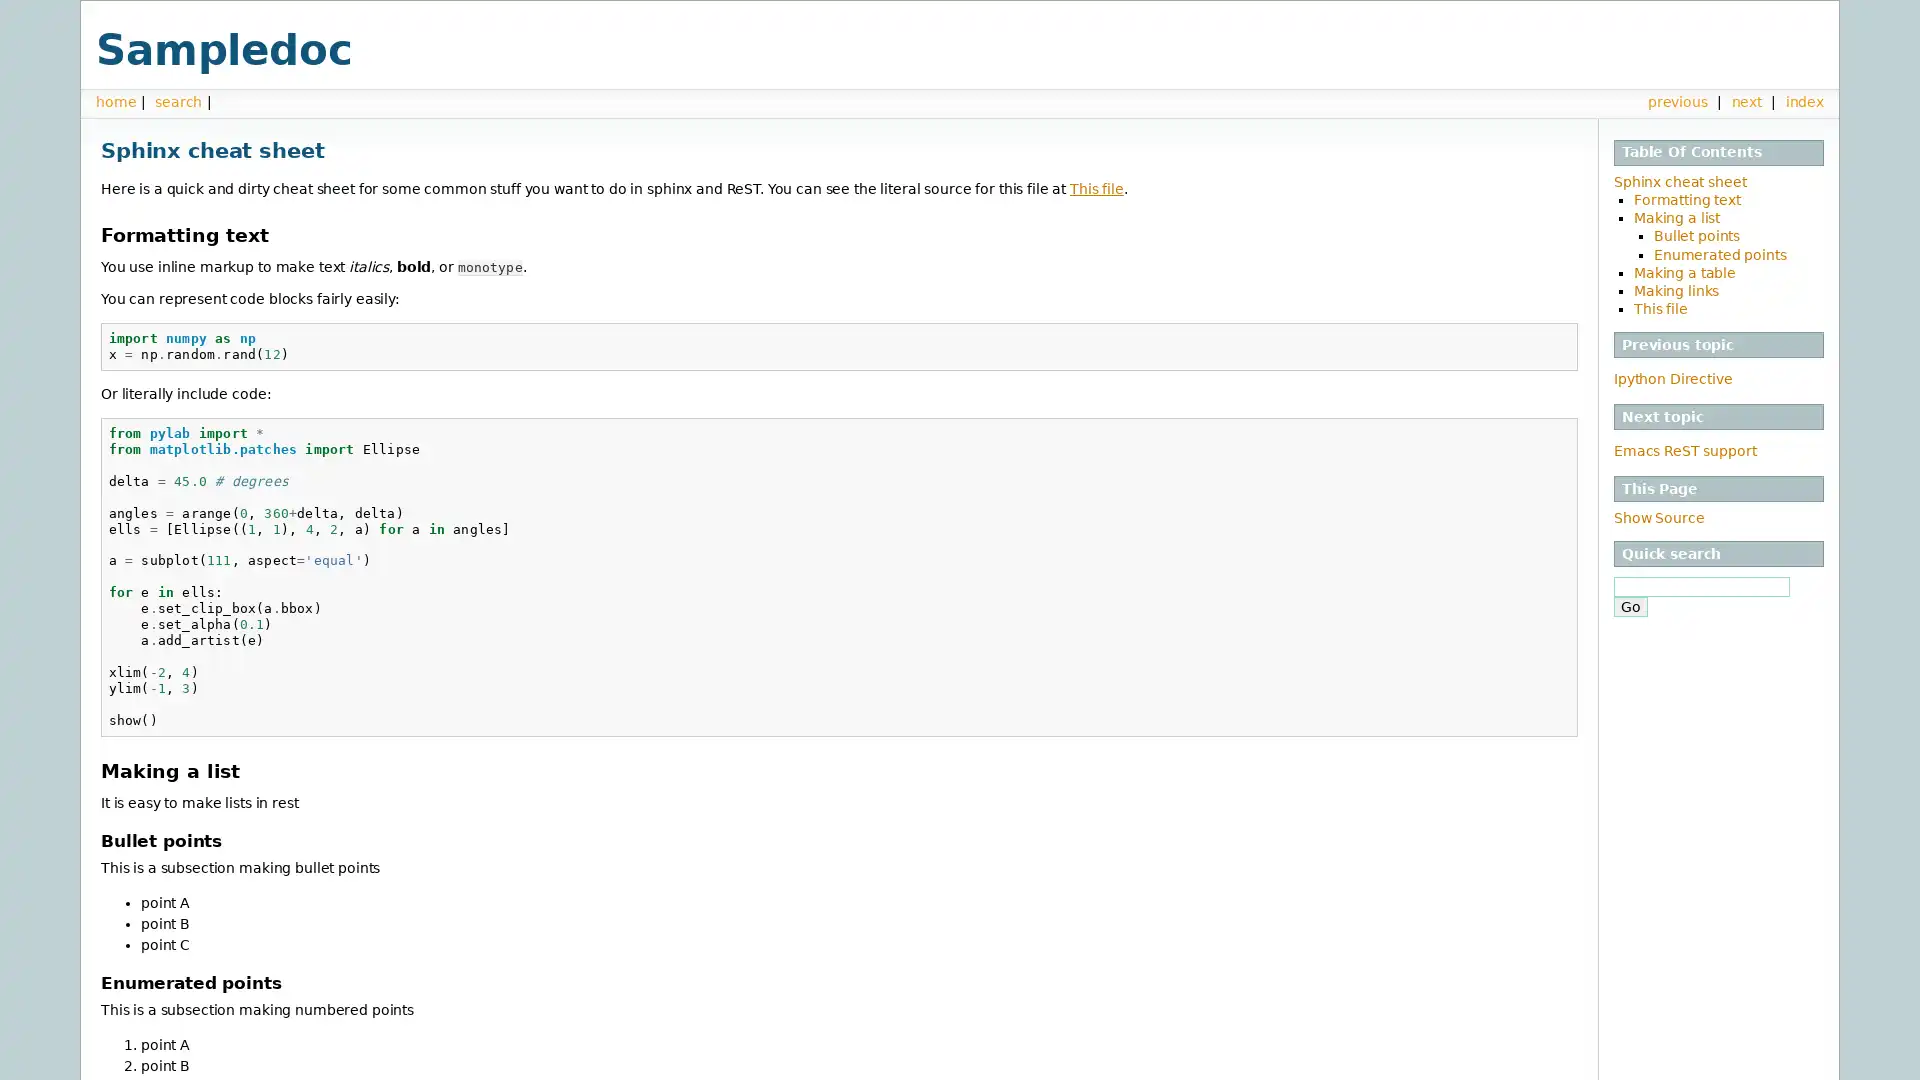  Describe the element at coordinates (1631, 604) in the screenshot. I see `Go` at that location.